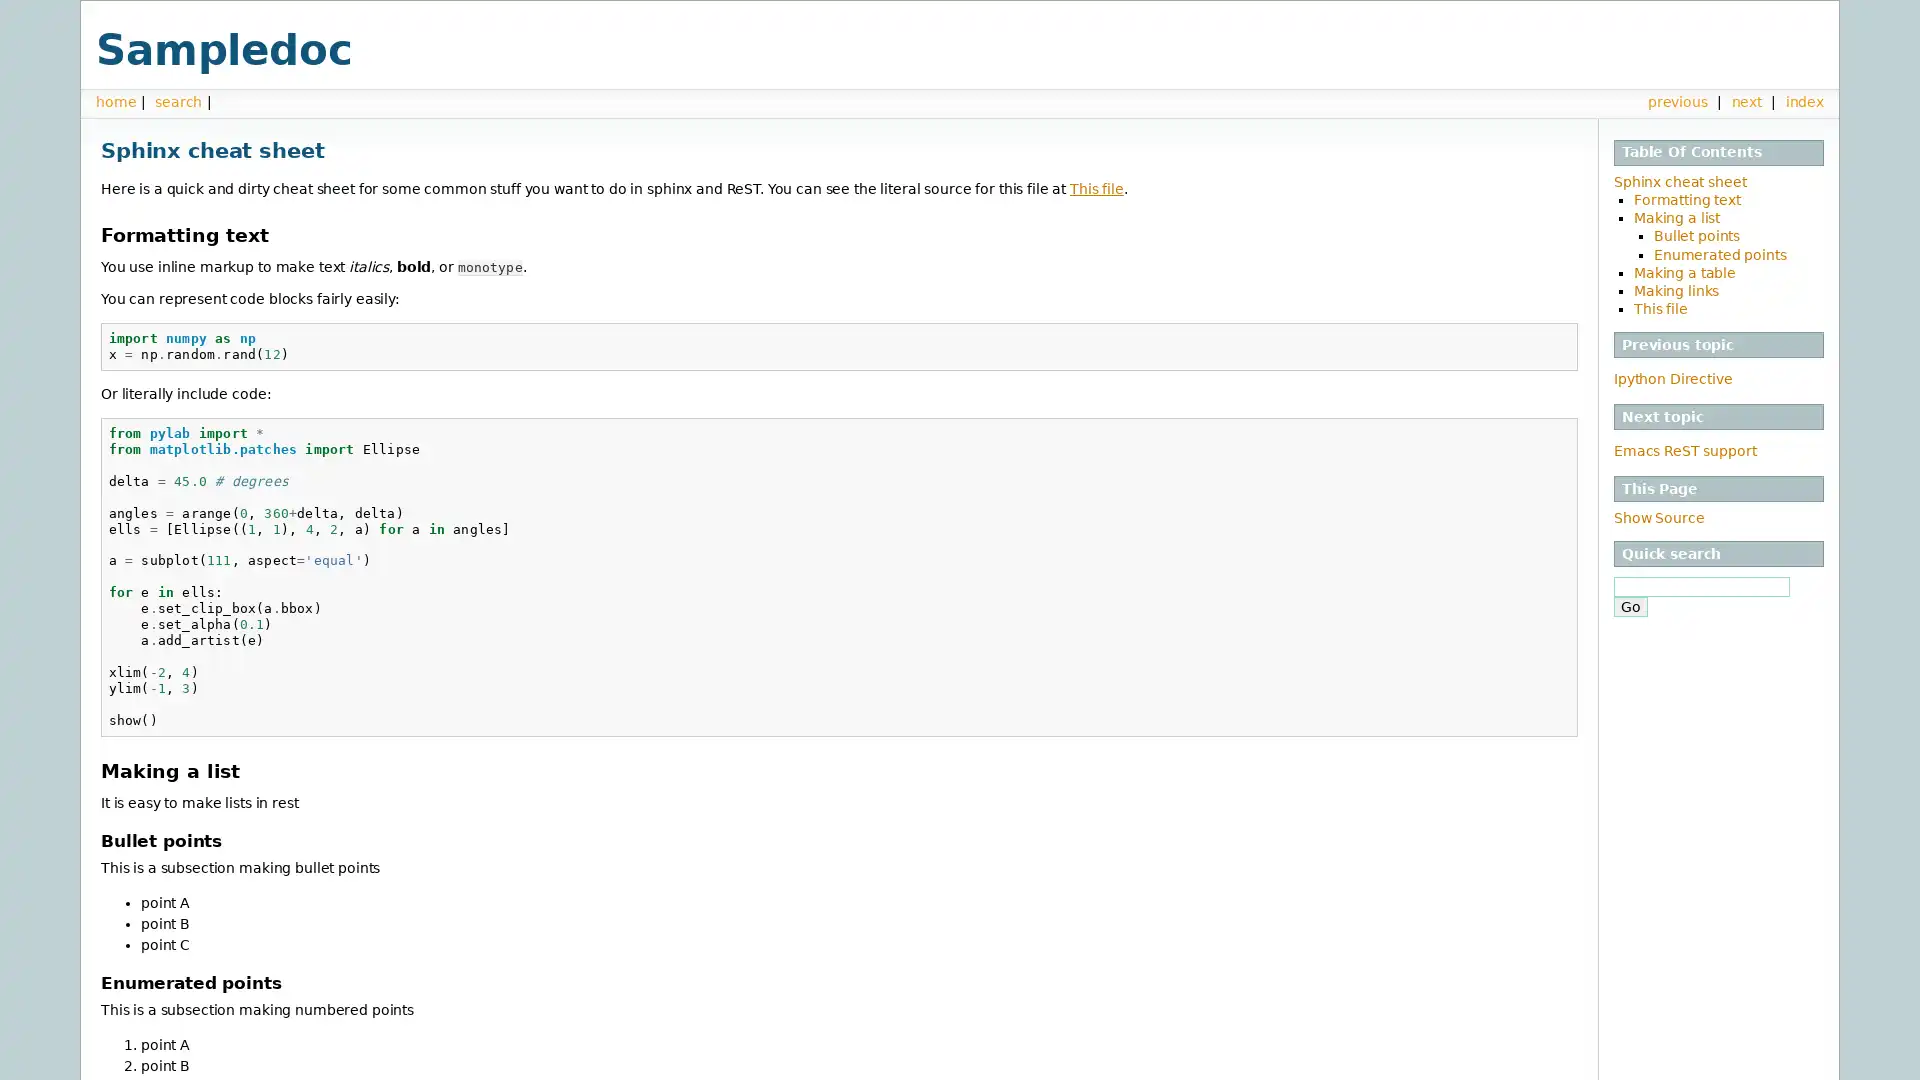  Describe the element at coordinates (1631, 604) in the screenshot. I see `Go` at that location.